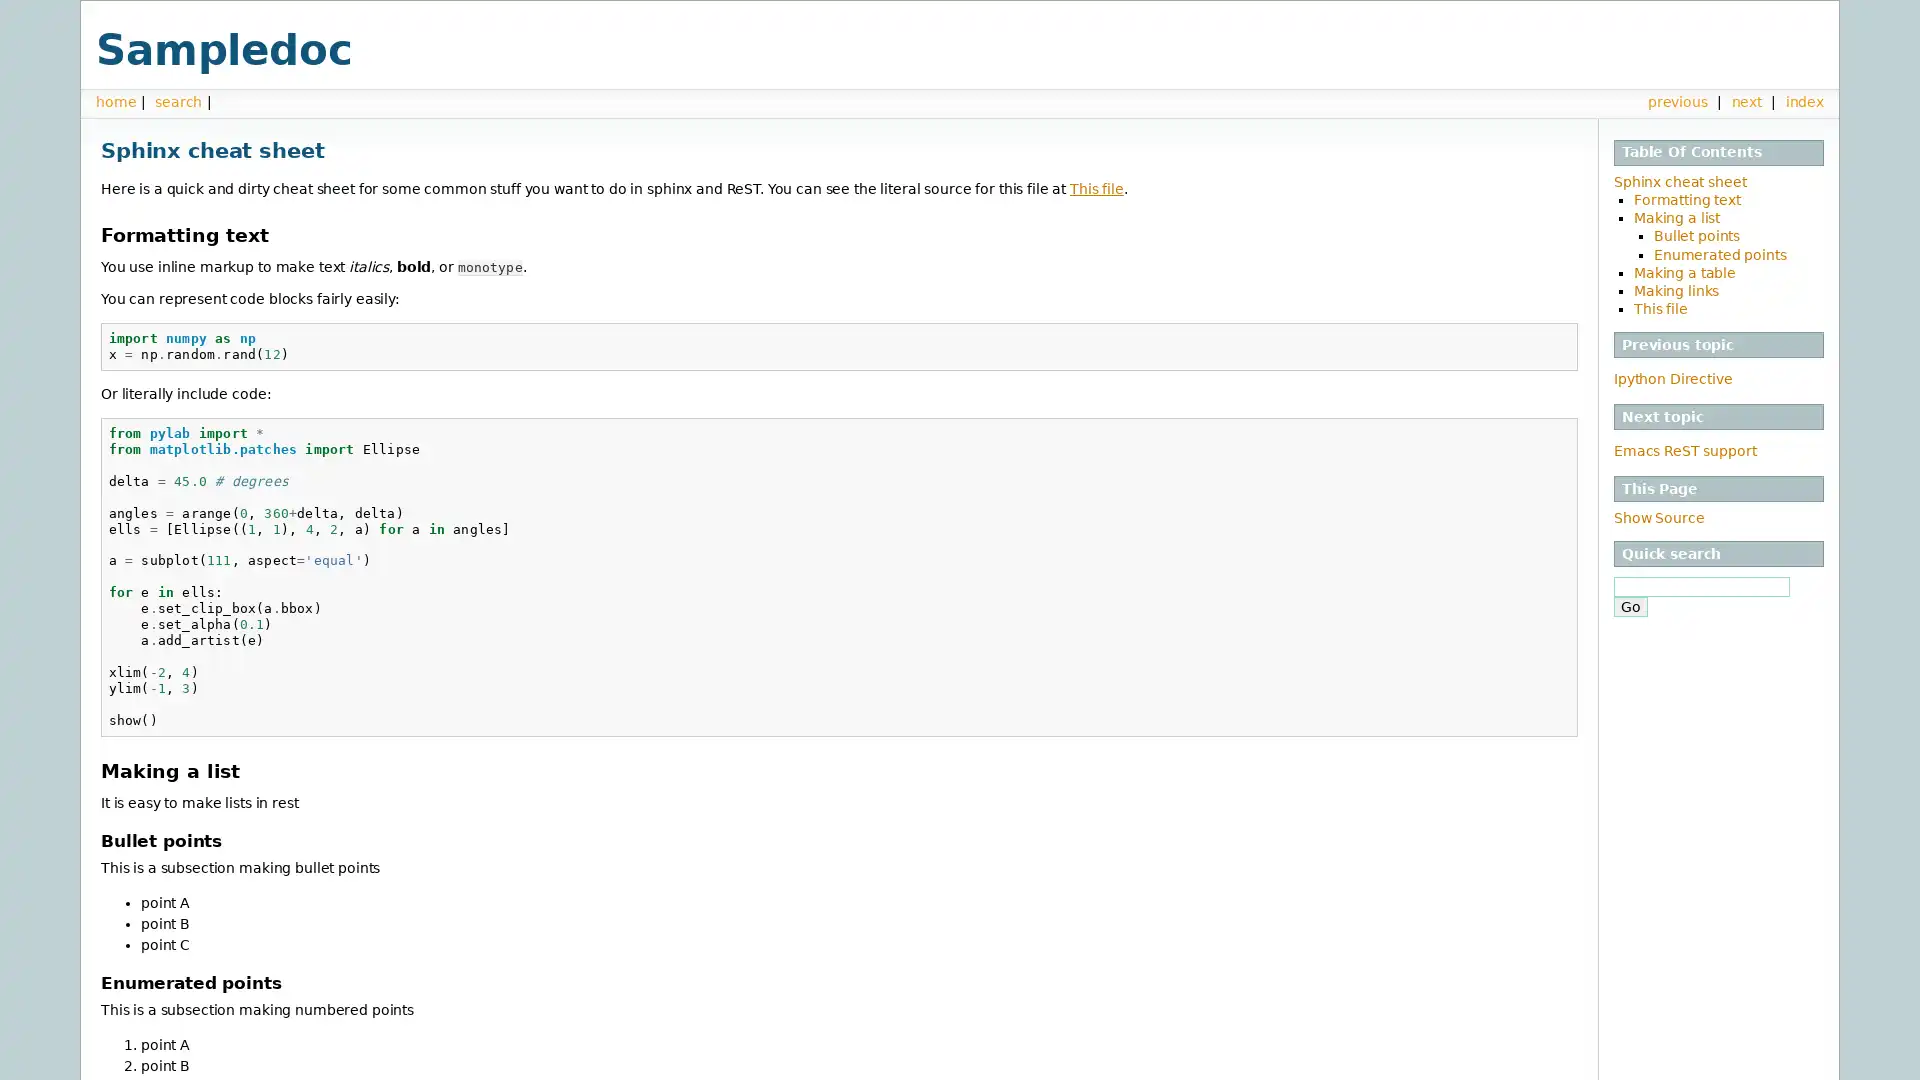  Describe the element at coordinates (1631, 604) in the screenshot. I see `Go` at that location.